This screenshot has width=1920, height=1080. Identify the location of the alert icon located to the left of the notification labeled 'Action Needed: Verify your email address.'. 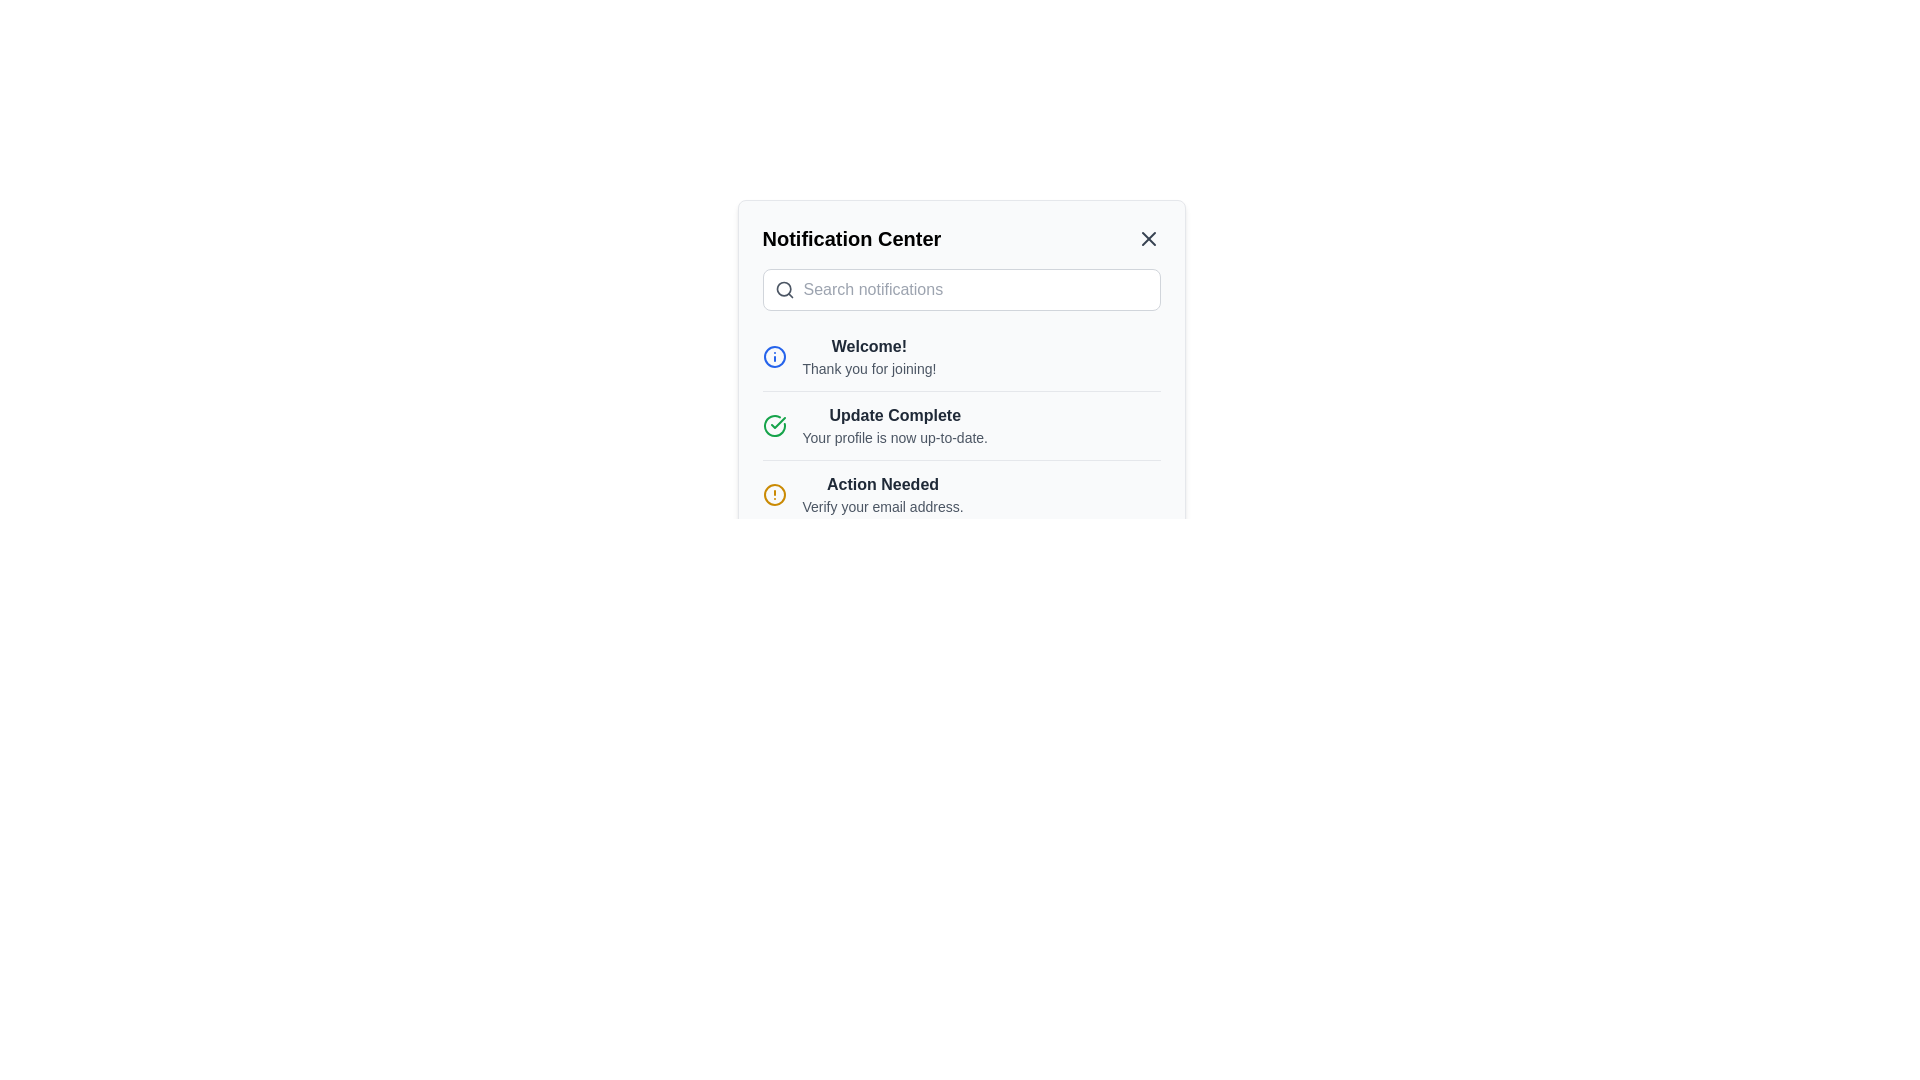
(773, 494).